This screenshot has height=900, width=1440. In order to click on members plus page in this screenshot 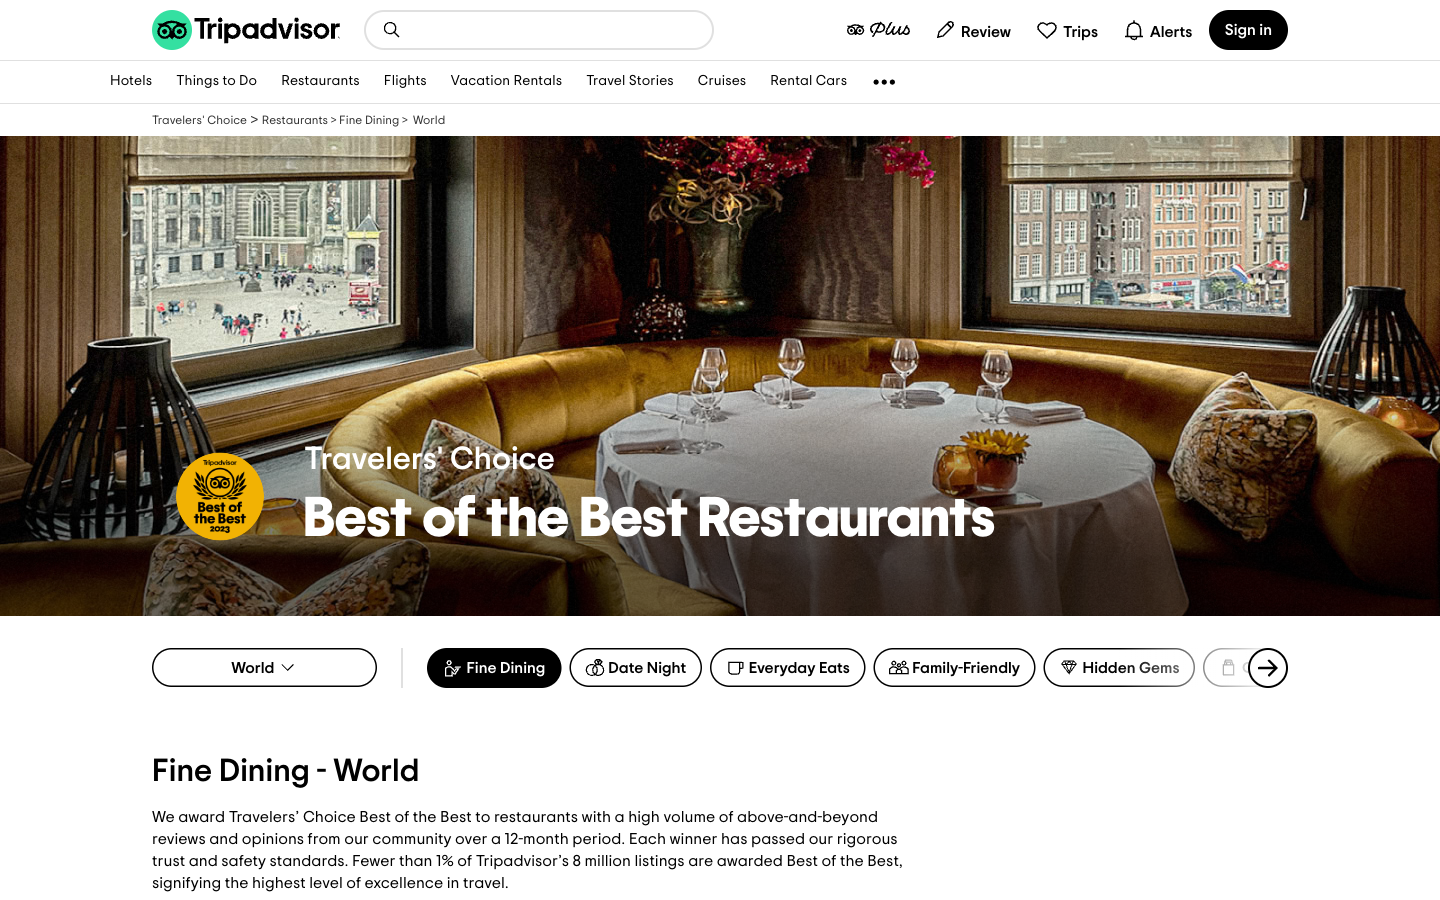, I will do `click(876, 28)`.